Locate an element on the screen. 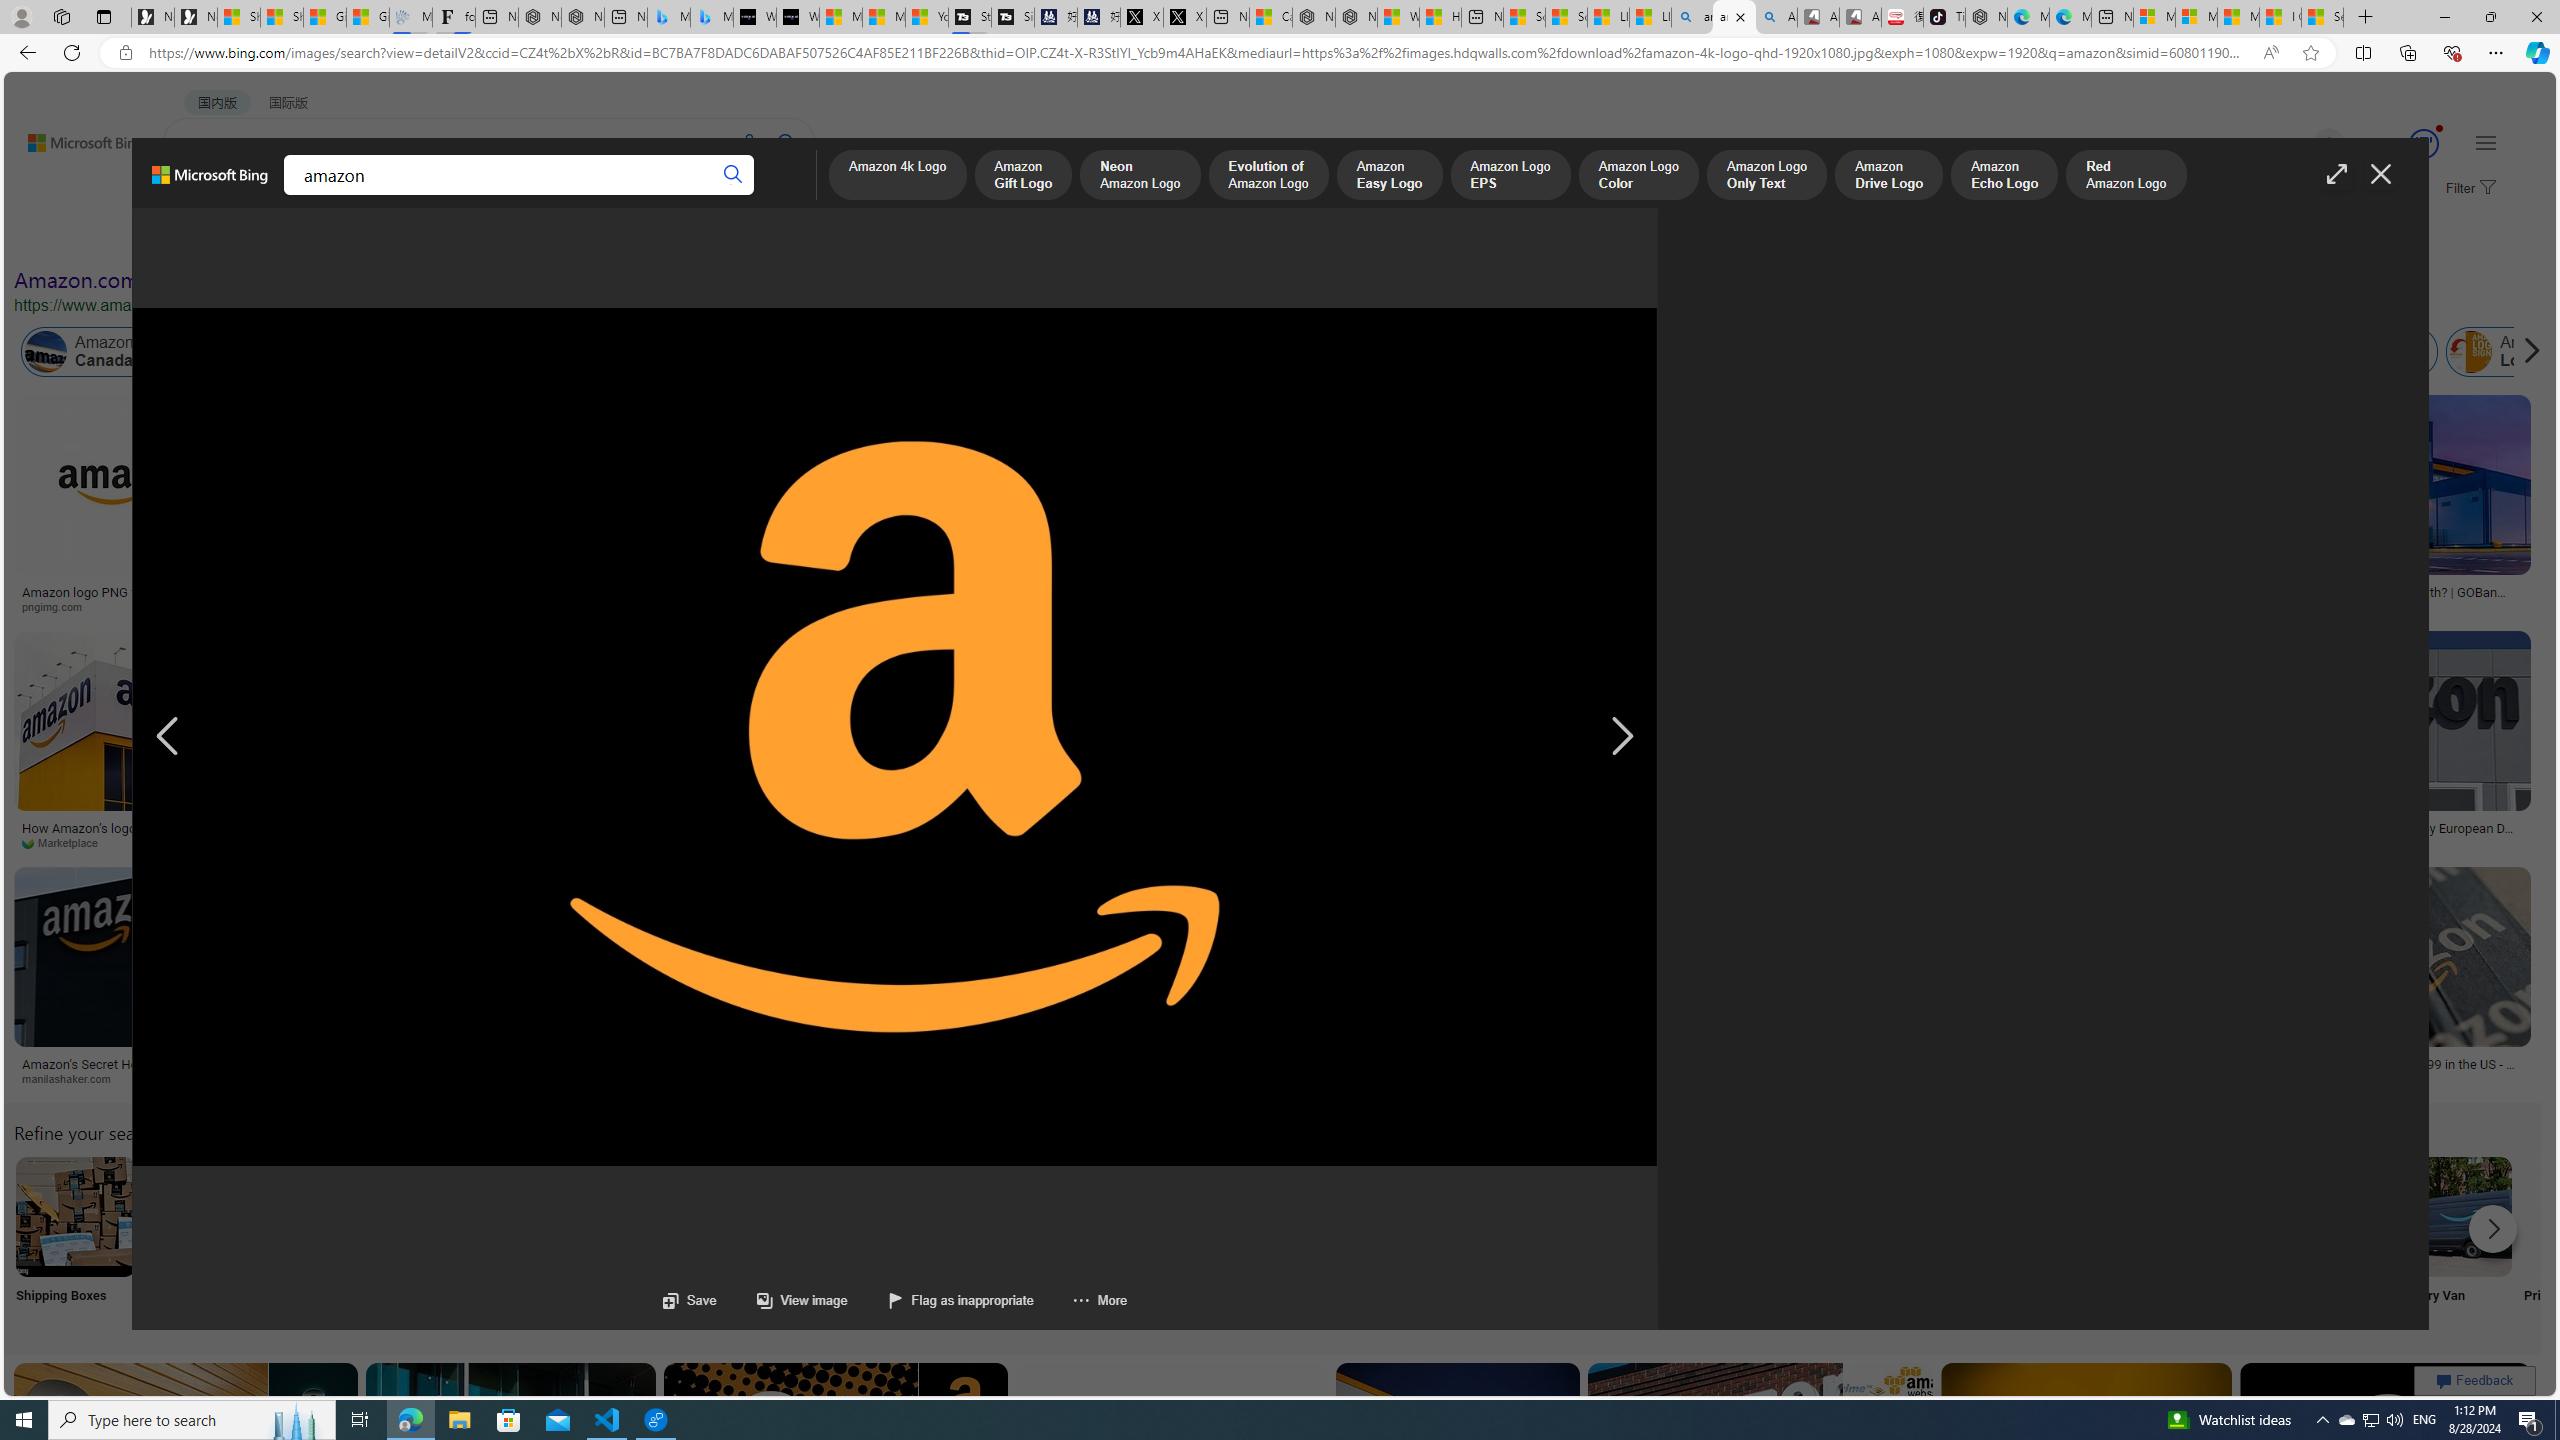 This screenshot has height=1440, width=2560. 'Microsoft Rewards 141' is located at coordinates (2400, 143).